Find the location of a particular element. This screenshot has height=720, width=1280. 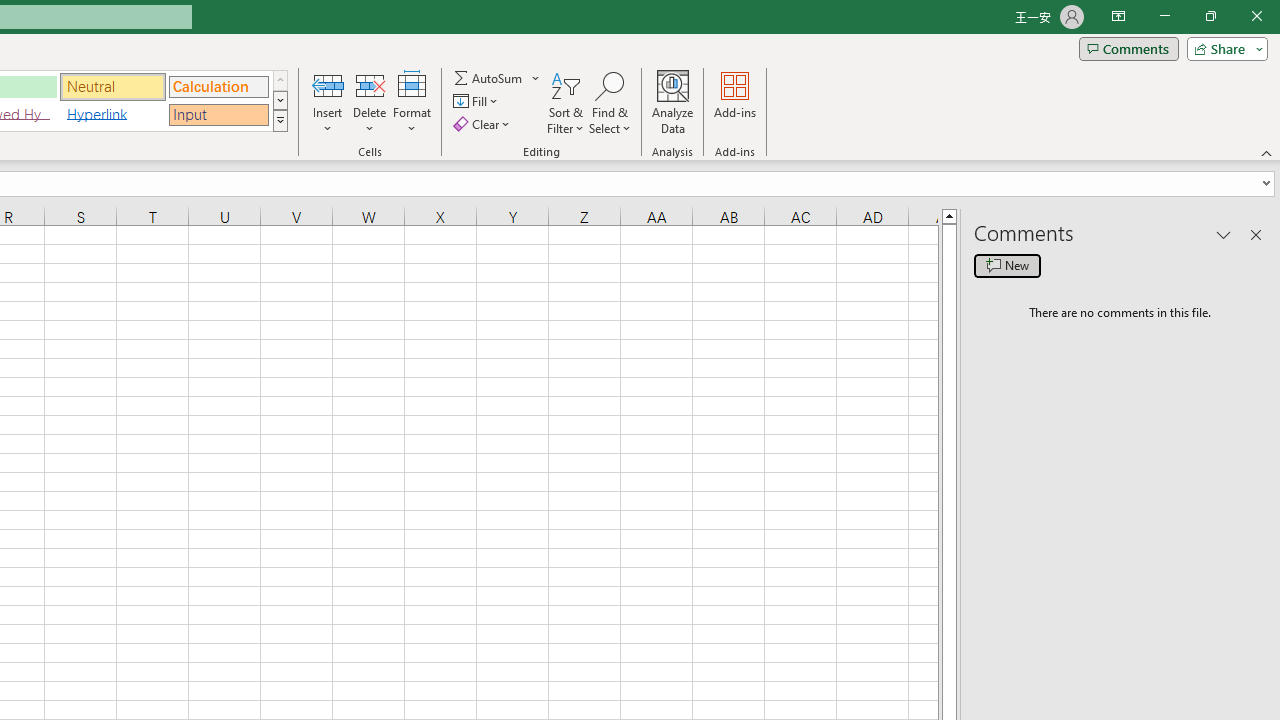

'Hyperlink' is located at coordinates (112, 114).